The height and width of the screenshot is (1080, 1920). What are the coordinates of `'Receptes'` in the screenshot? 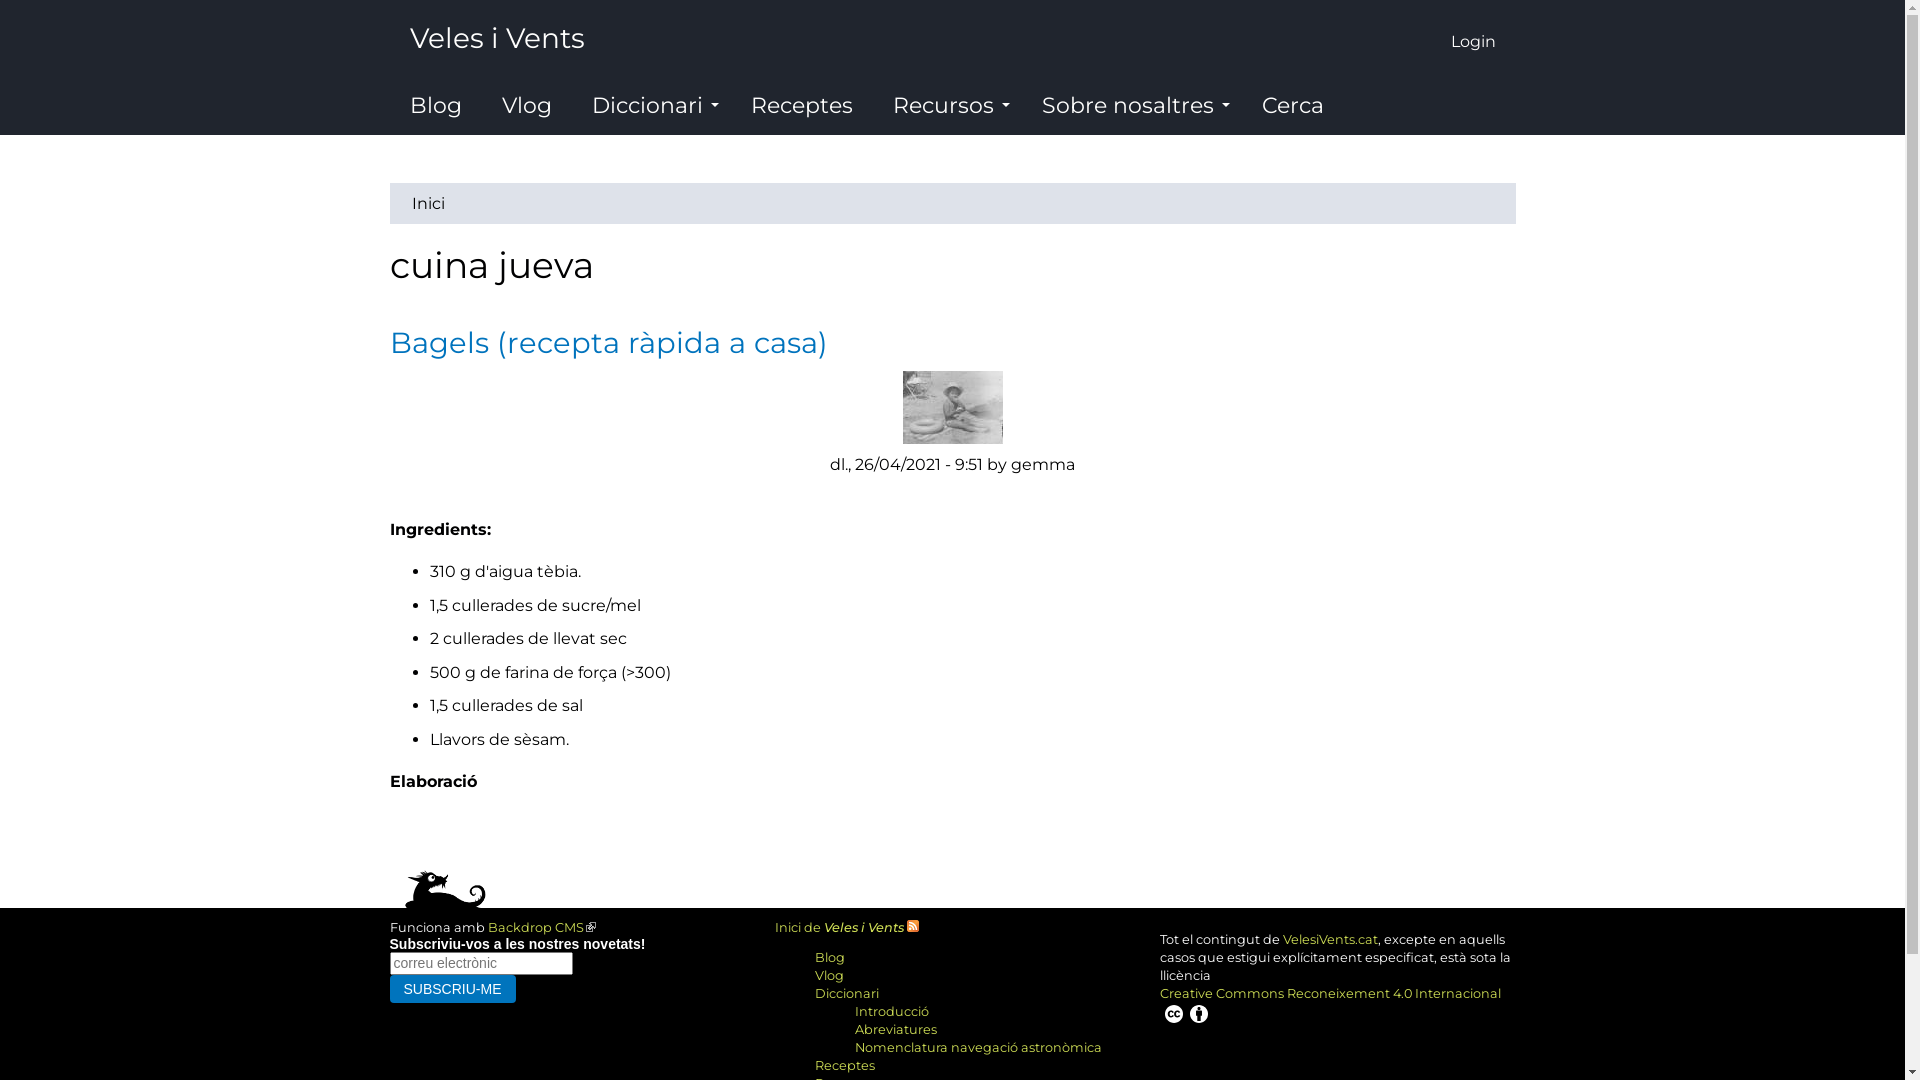 It's located at (815, 1064).